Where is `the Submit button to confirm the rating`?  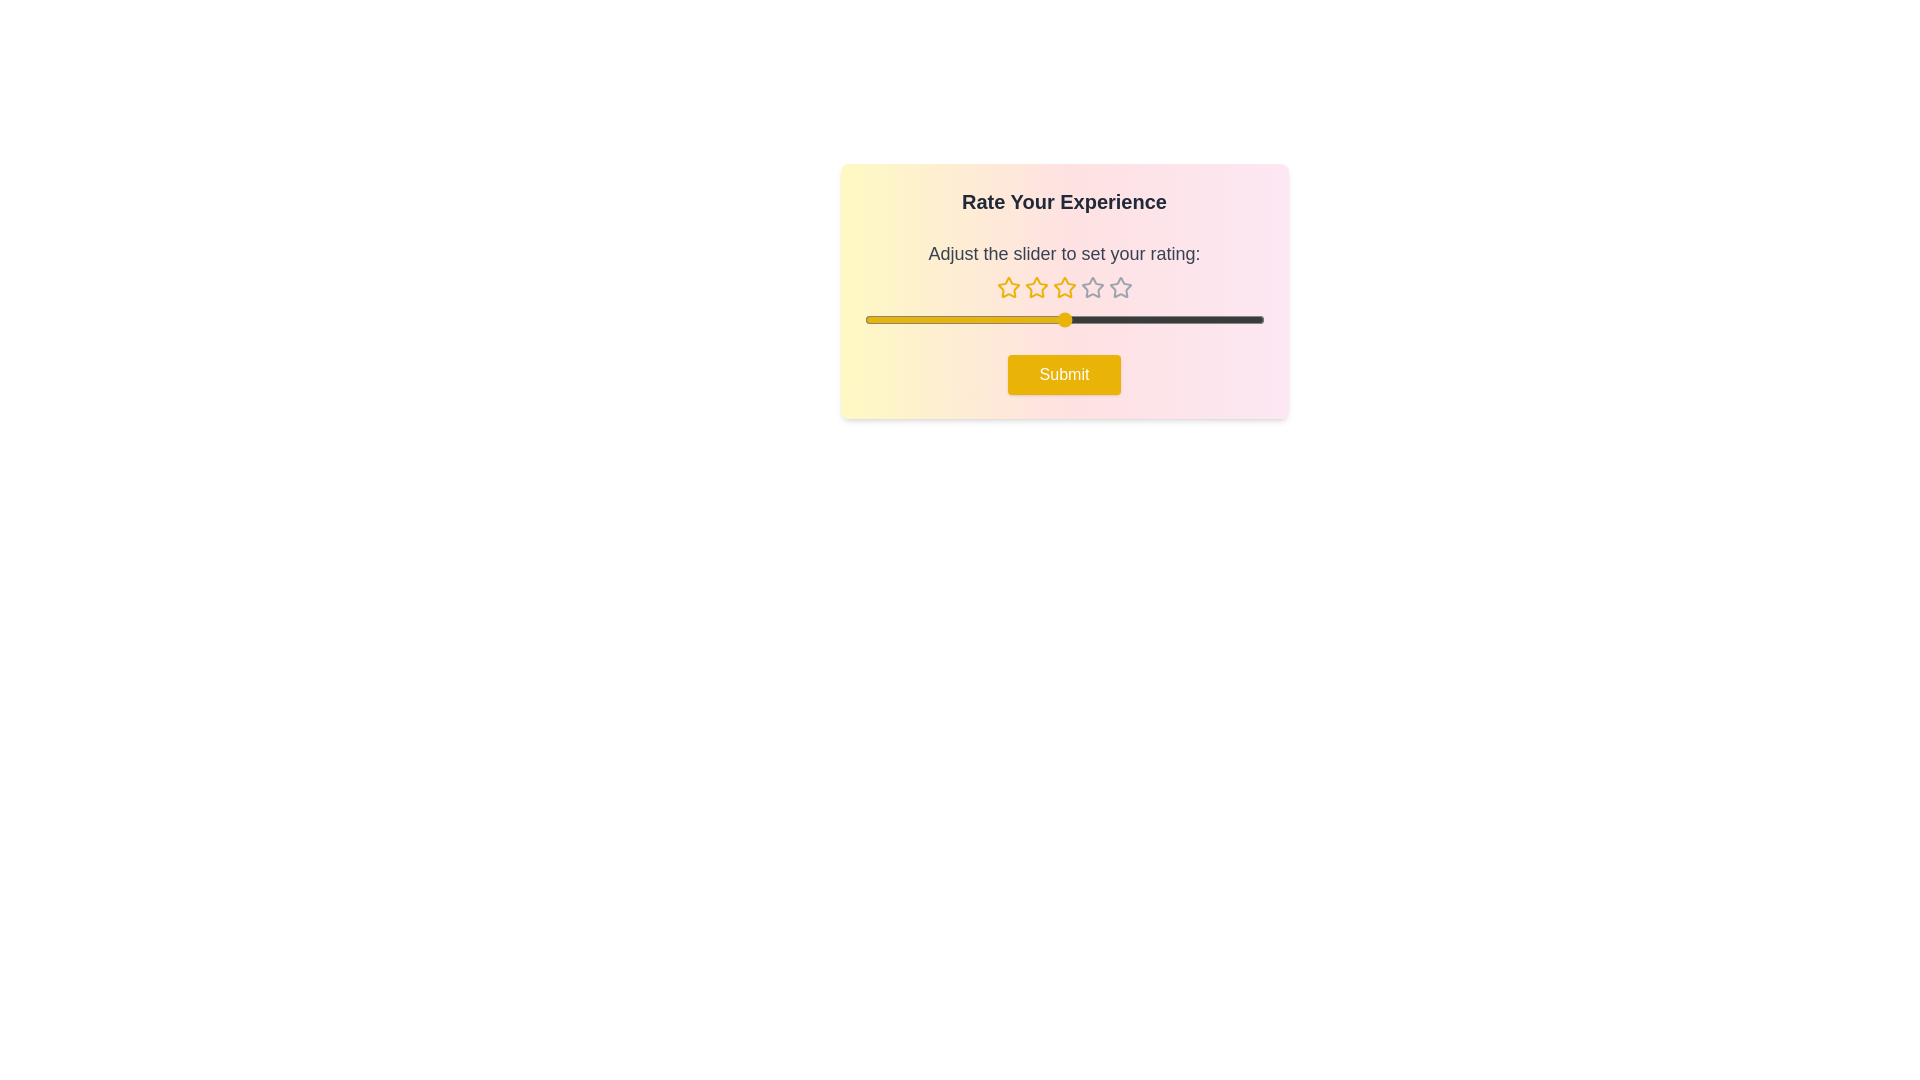
the Submit button to confirm the rating is located at coordinates (1063, 374).